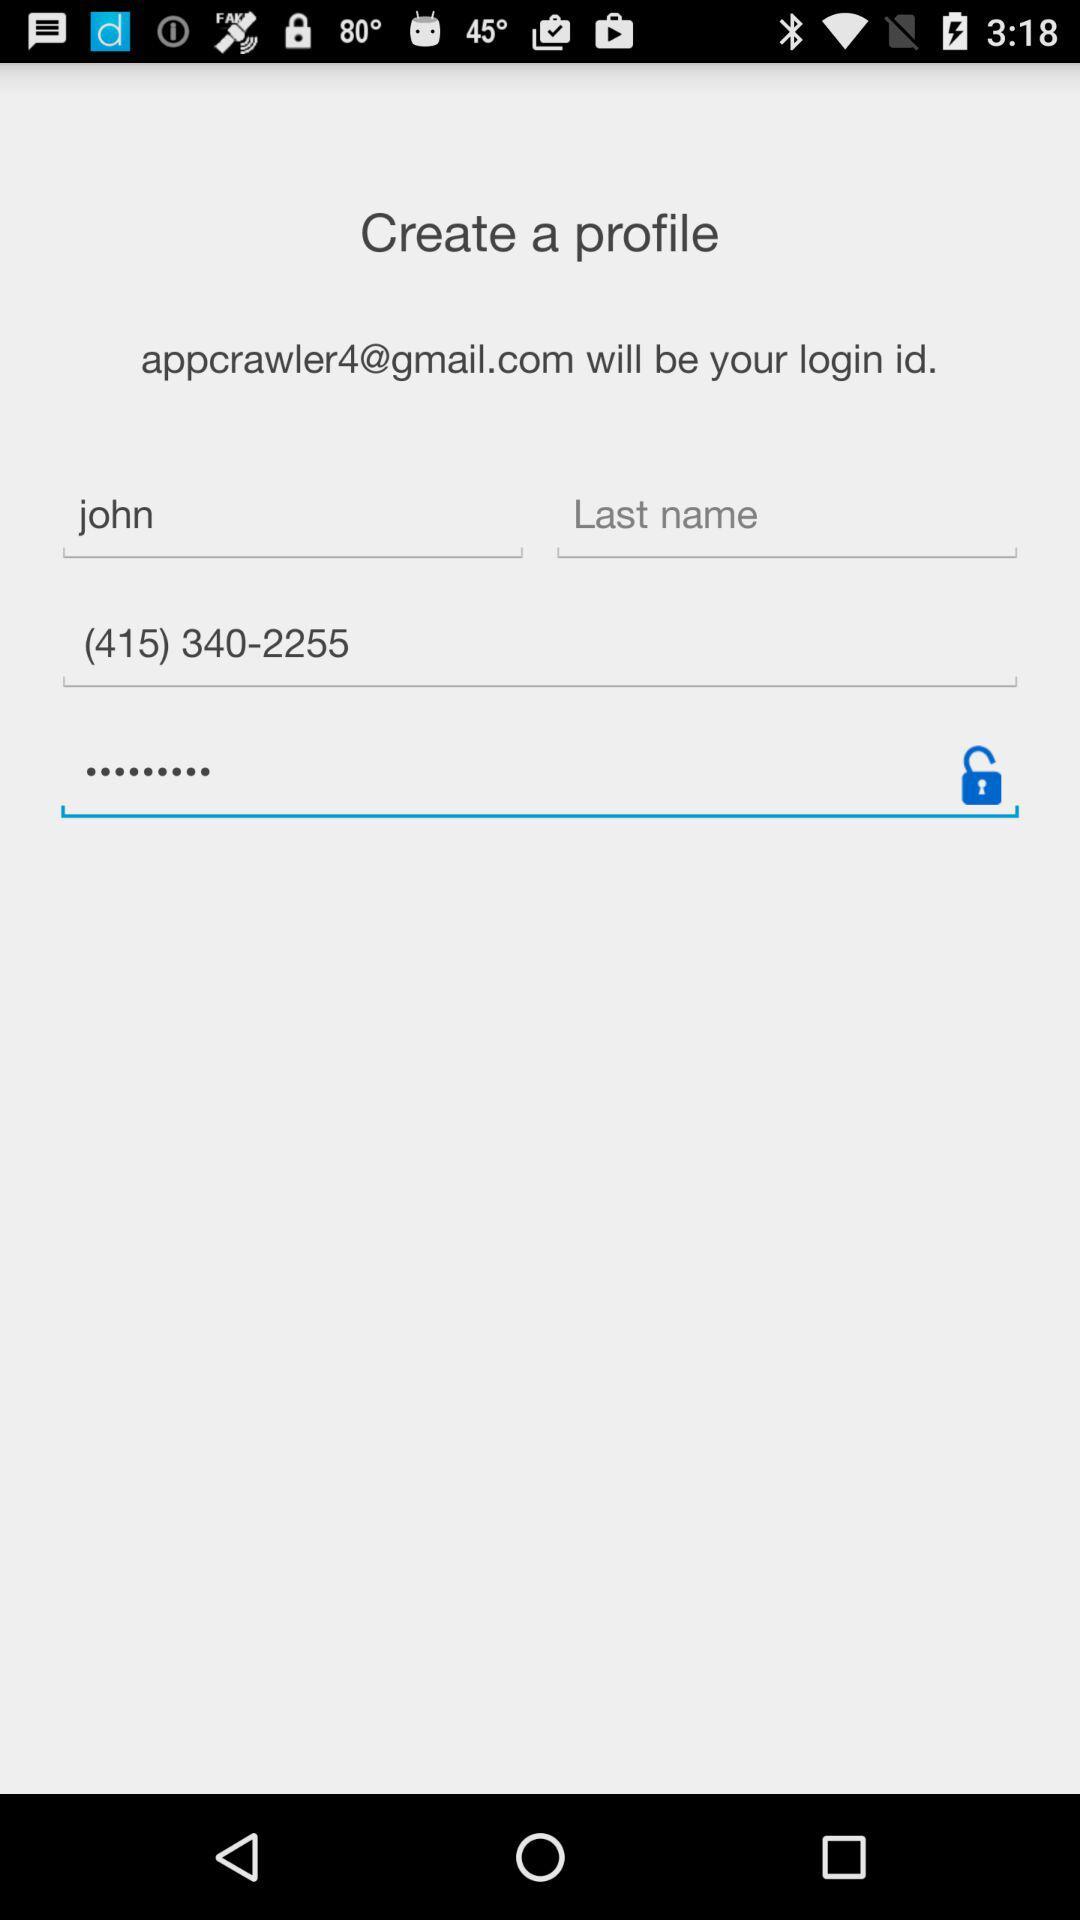 Image resolution: width=1080 pixels, height=1920 pixels. Describe the element at coordinates (540, 646) in the screenshot. I see `the (415) 340-2255 icon` at that location.